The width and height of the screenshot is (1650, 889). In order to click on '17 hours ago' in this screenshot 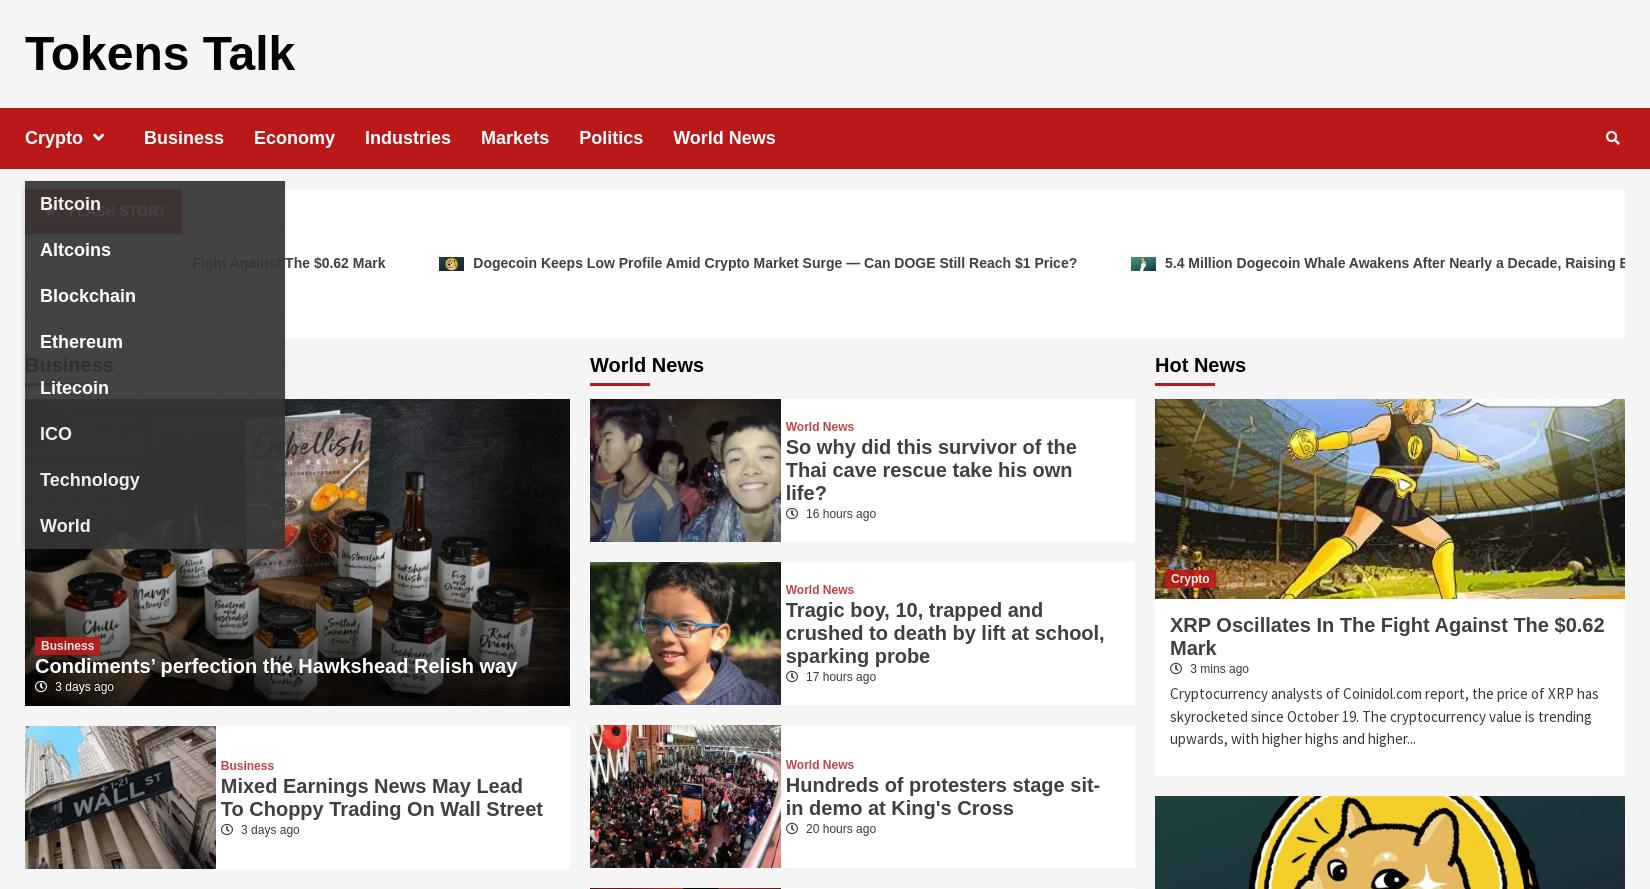, I will do `click(839, 676)`.